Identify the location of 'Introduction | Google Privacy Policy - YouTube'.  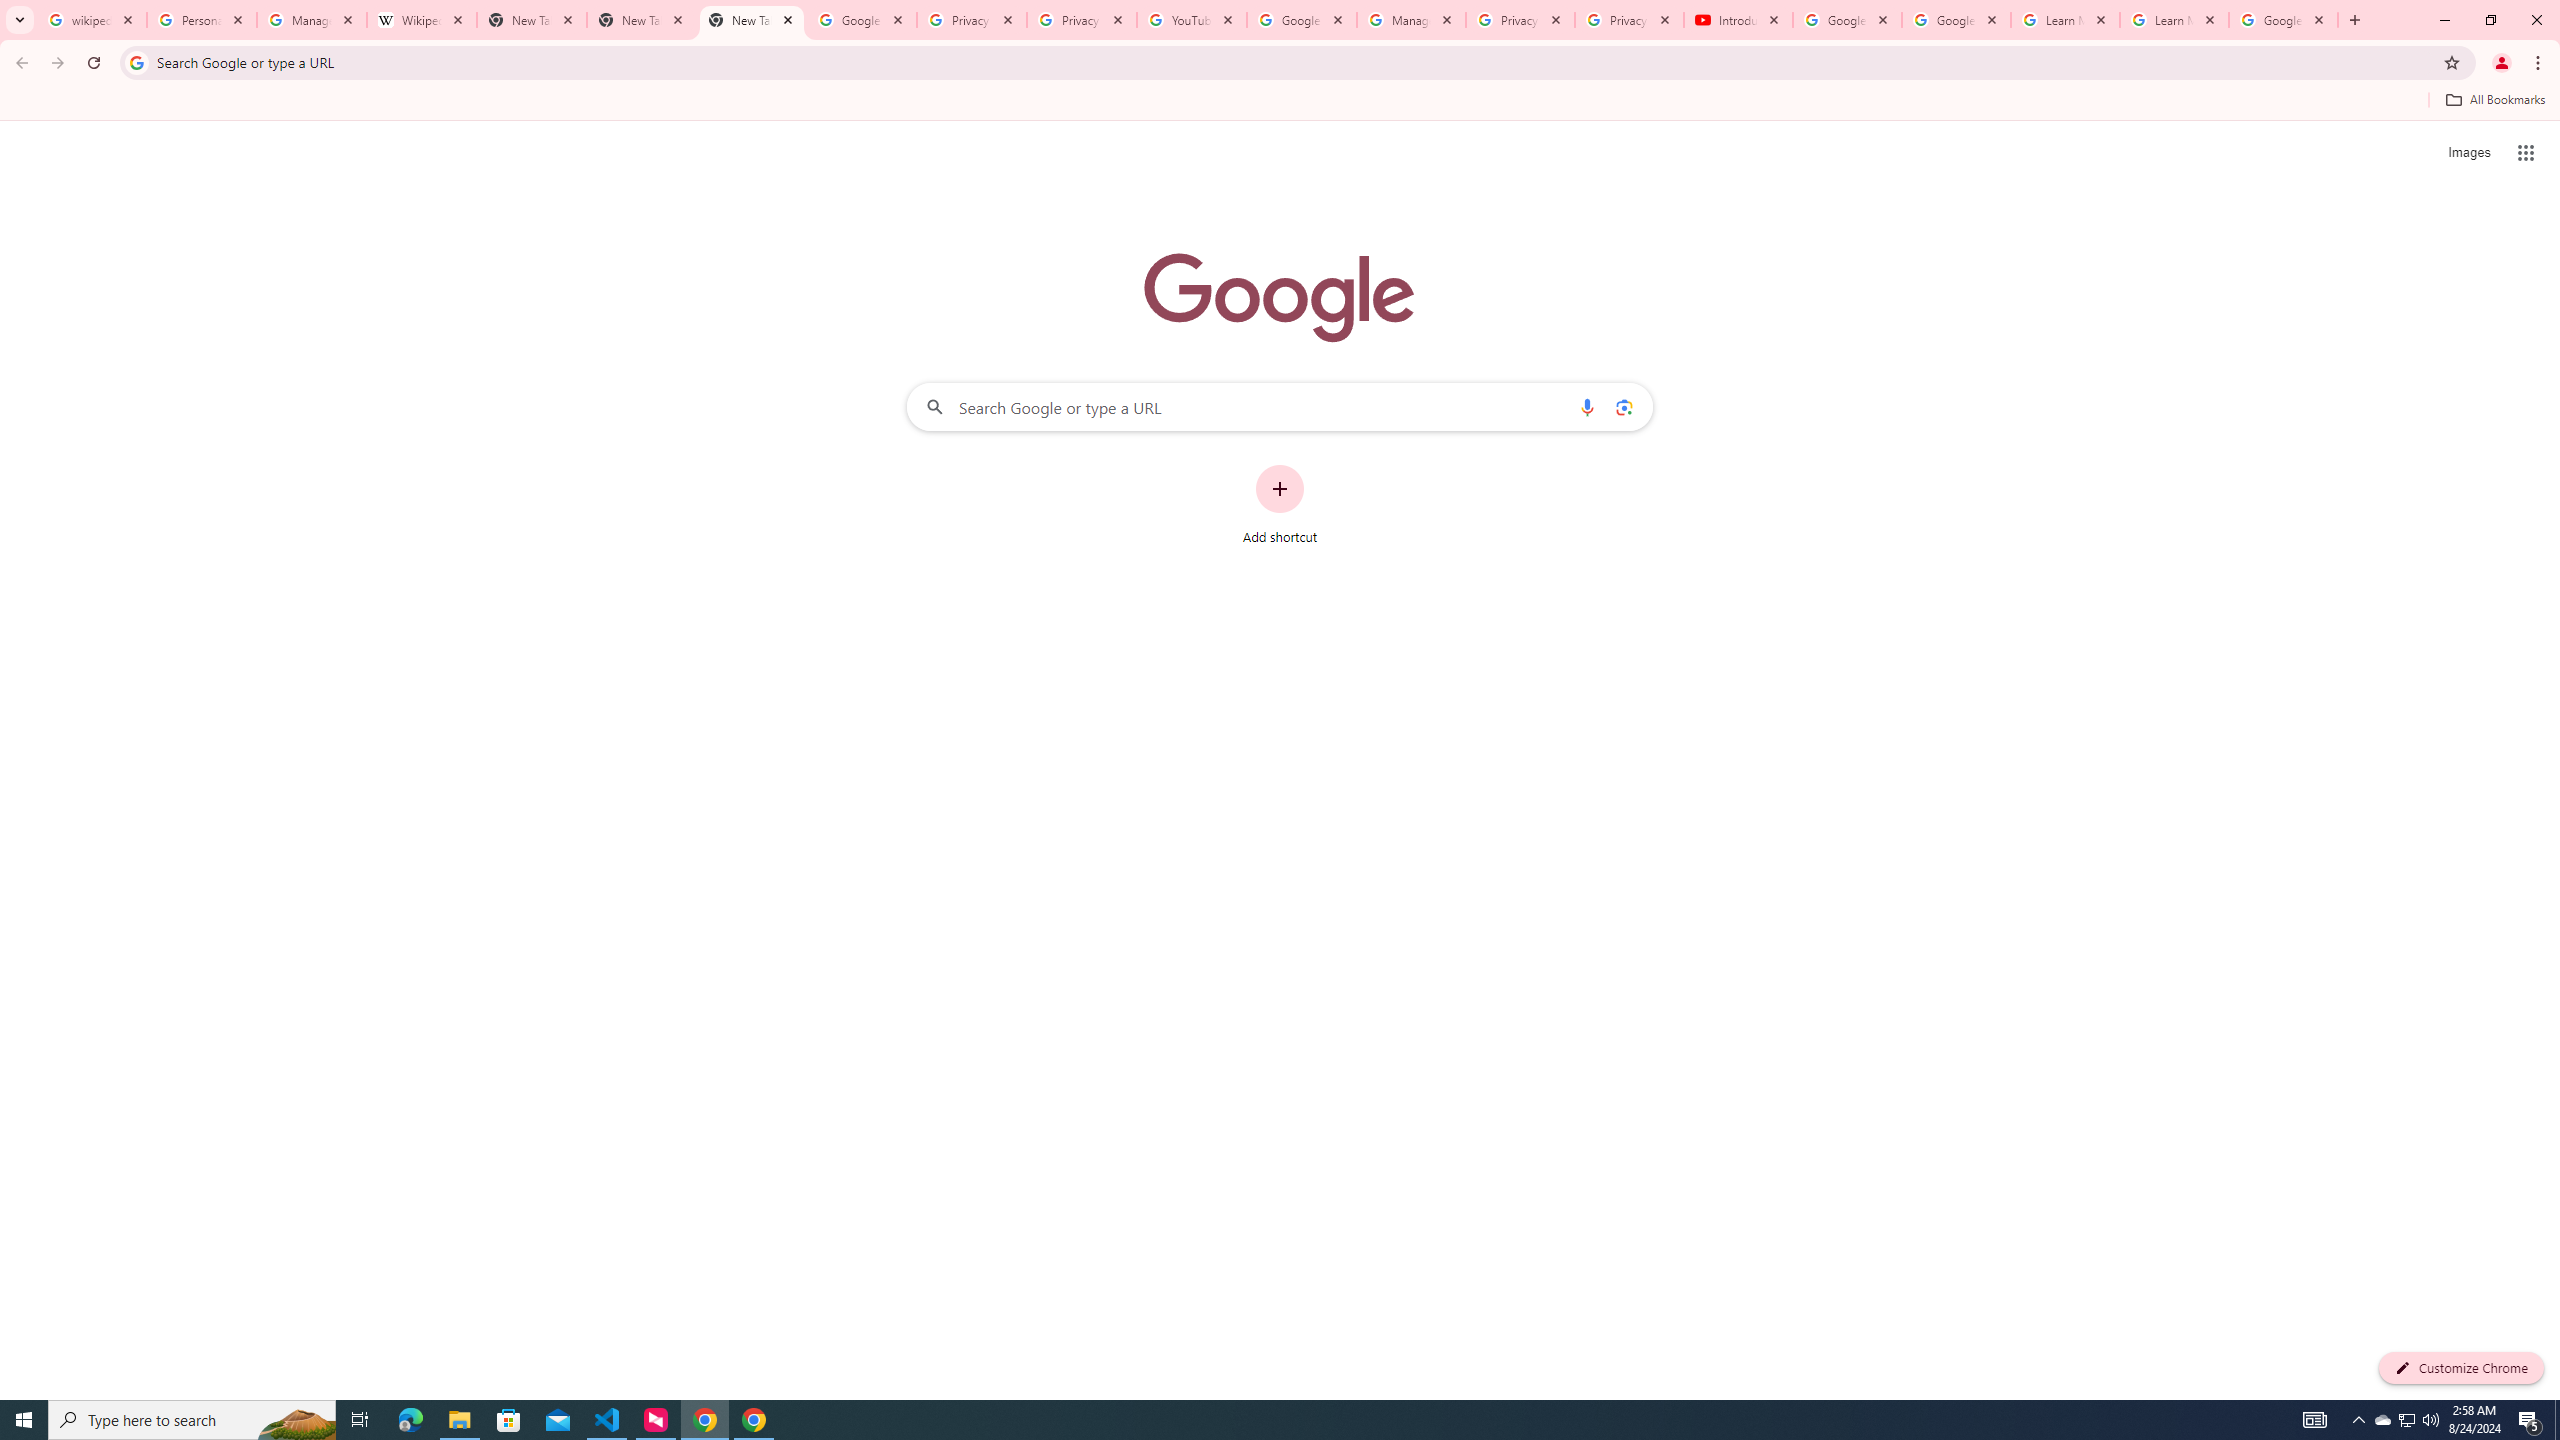
(1737, 19).